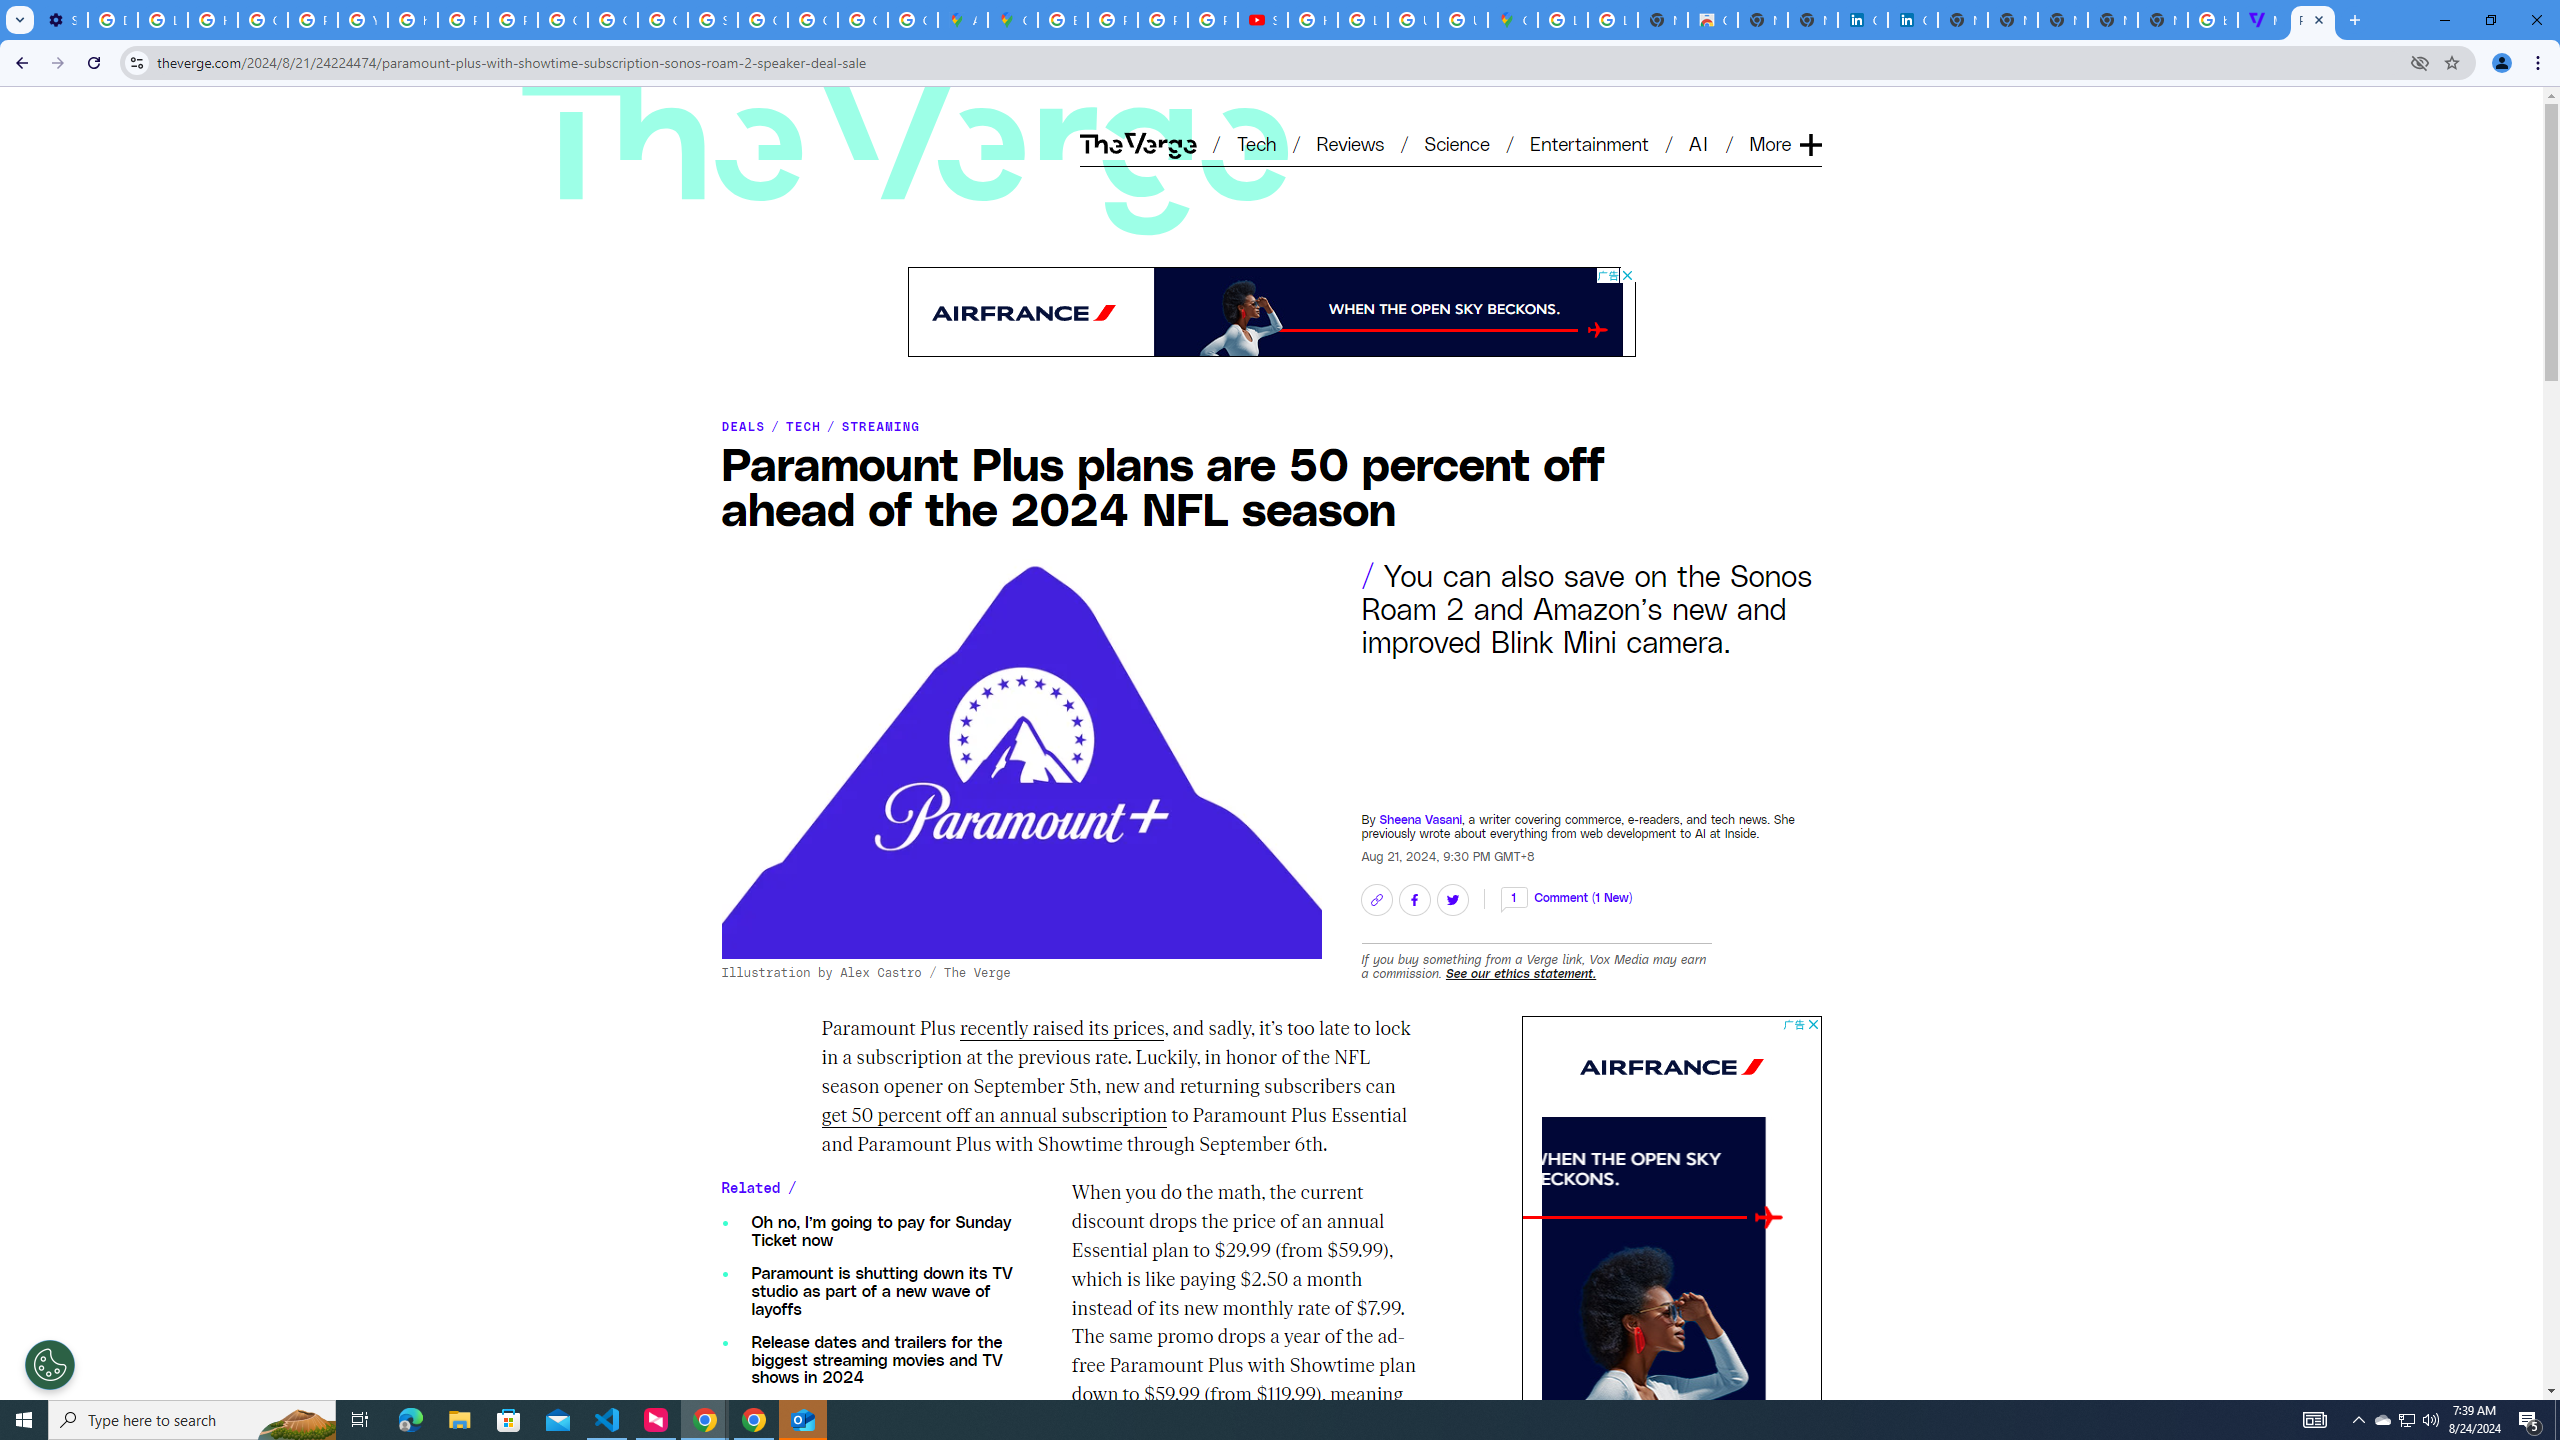  What do you see at coordinates (1451, 899) in the screenshot?
I see `'Share on Twitter'` at bounding box center [1451, 899].